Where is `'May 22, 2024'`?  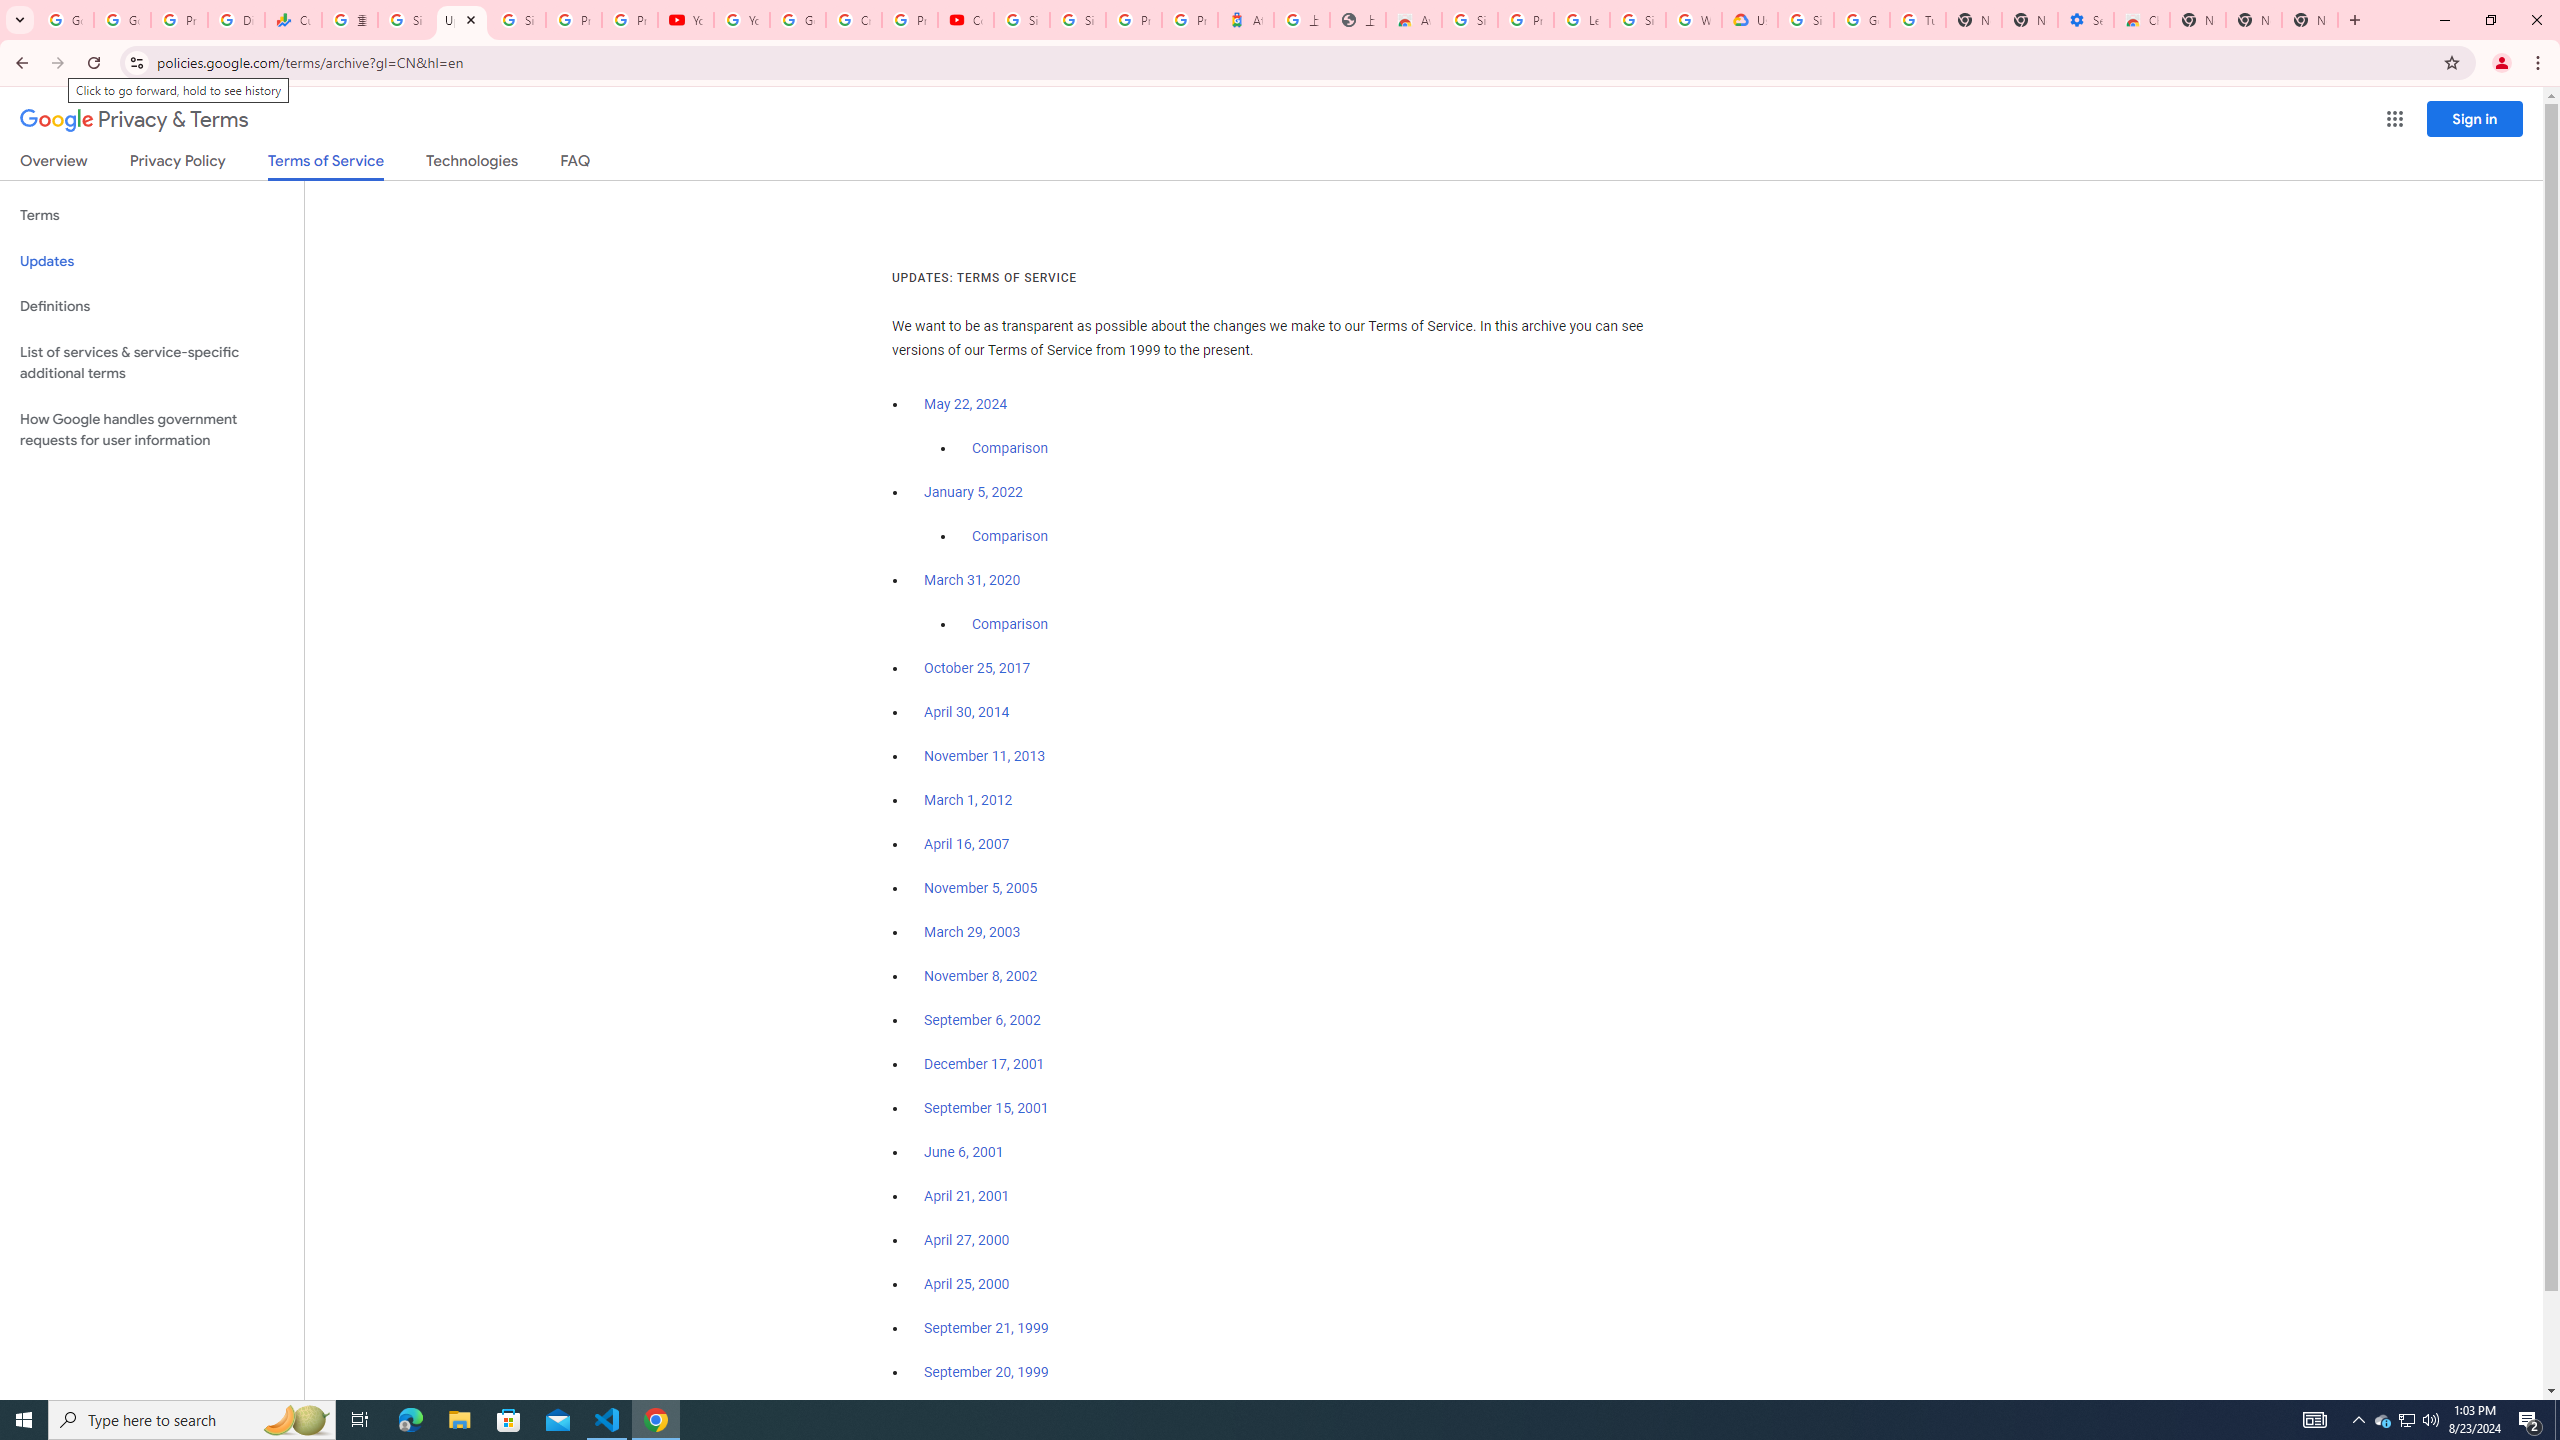 'May 22, 2024' is located at coordinates (966, 405).